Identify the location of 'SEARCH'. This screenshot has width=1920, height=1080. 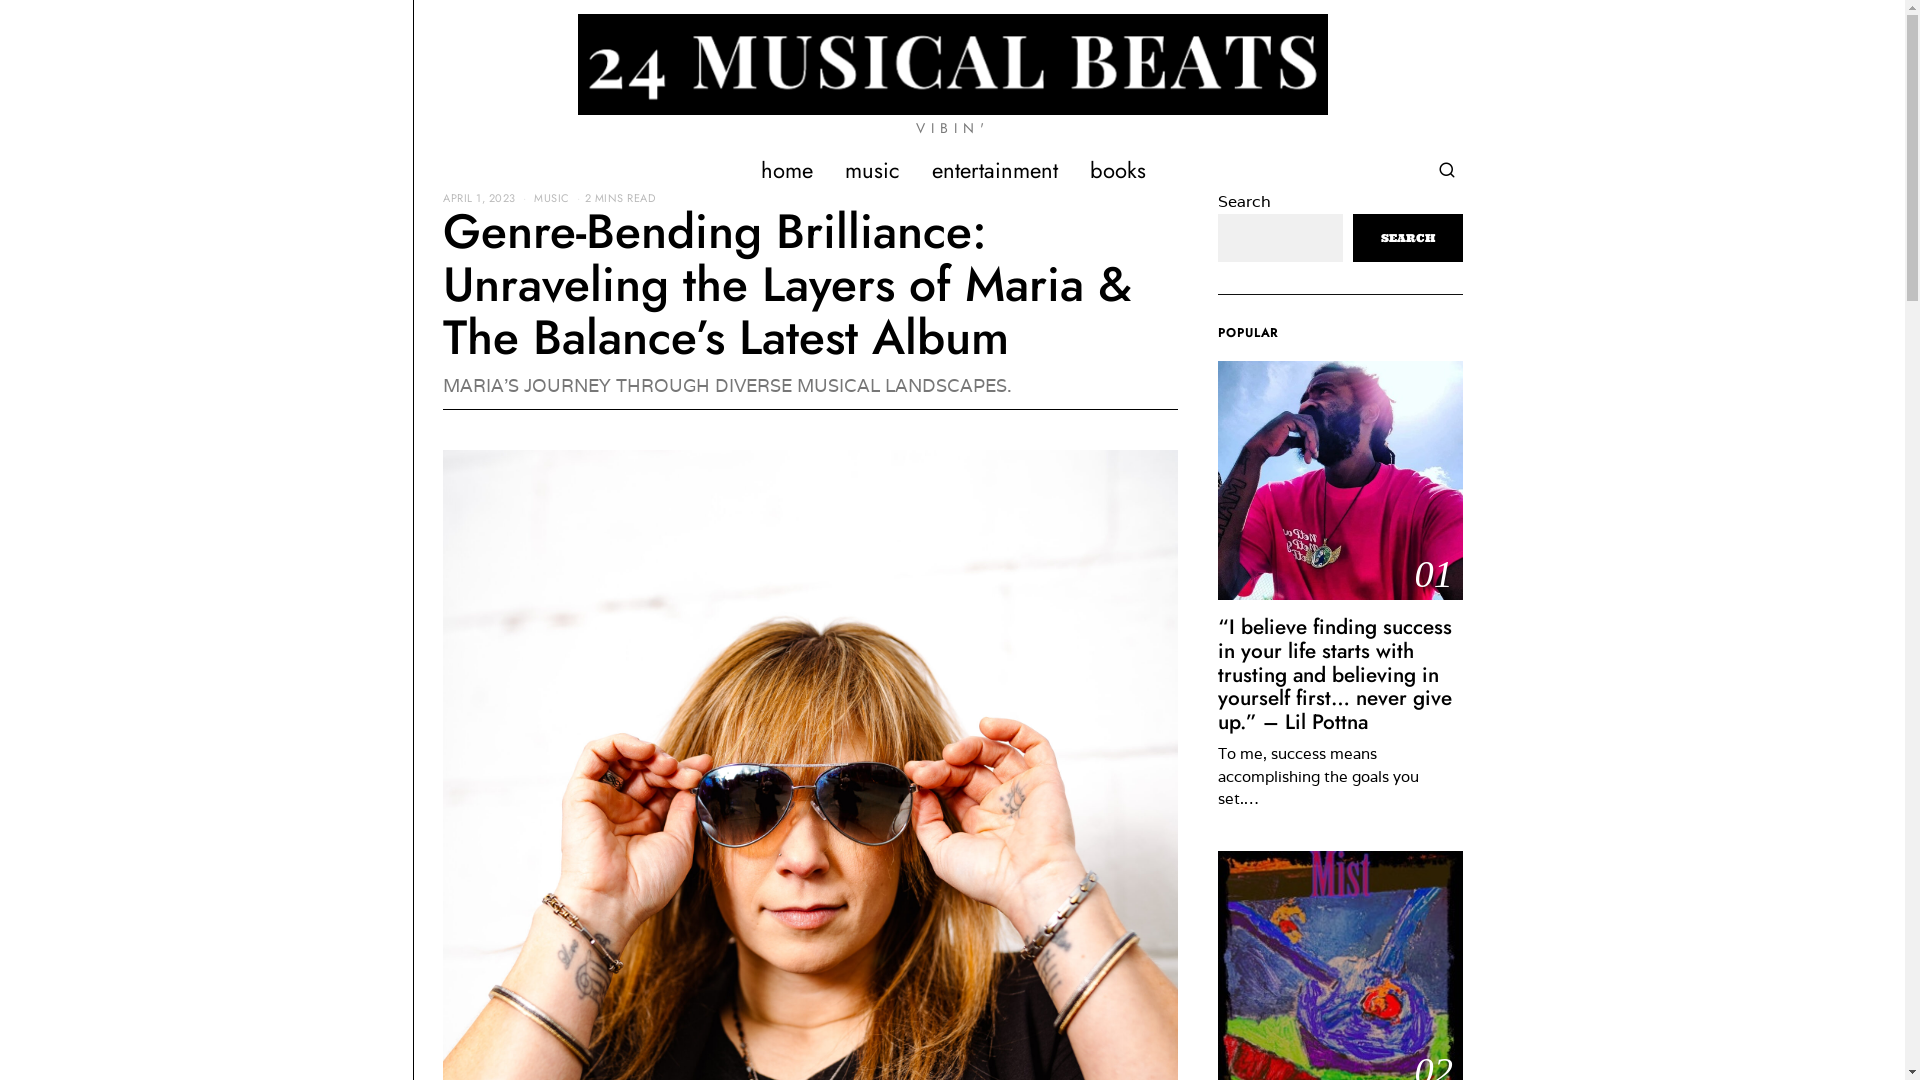
(1406, 237).